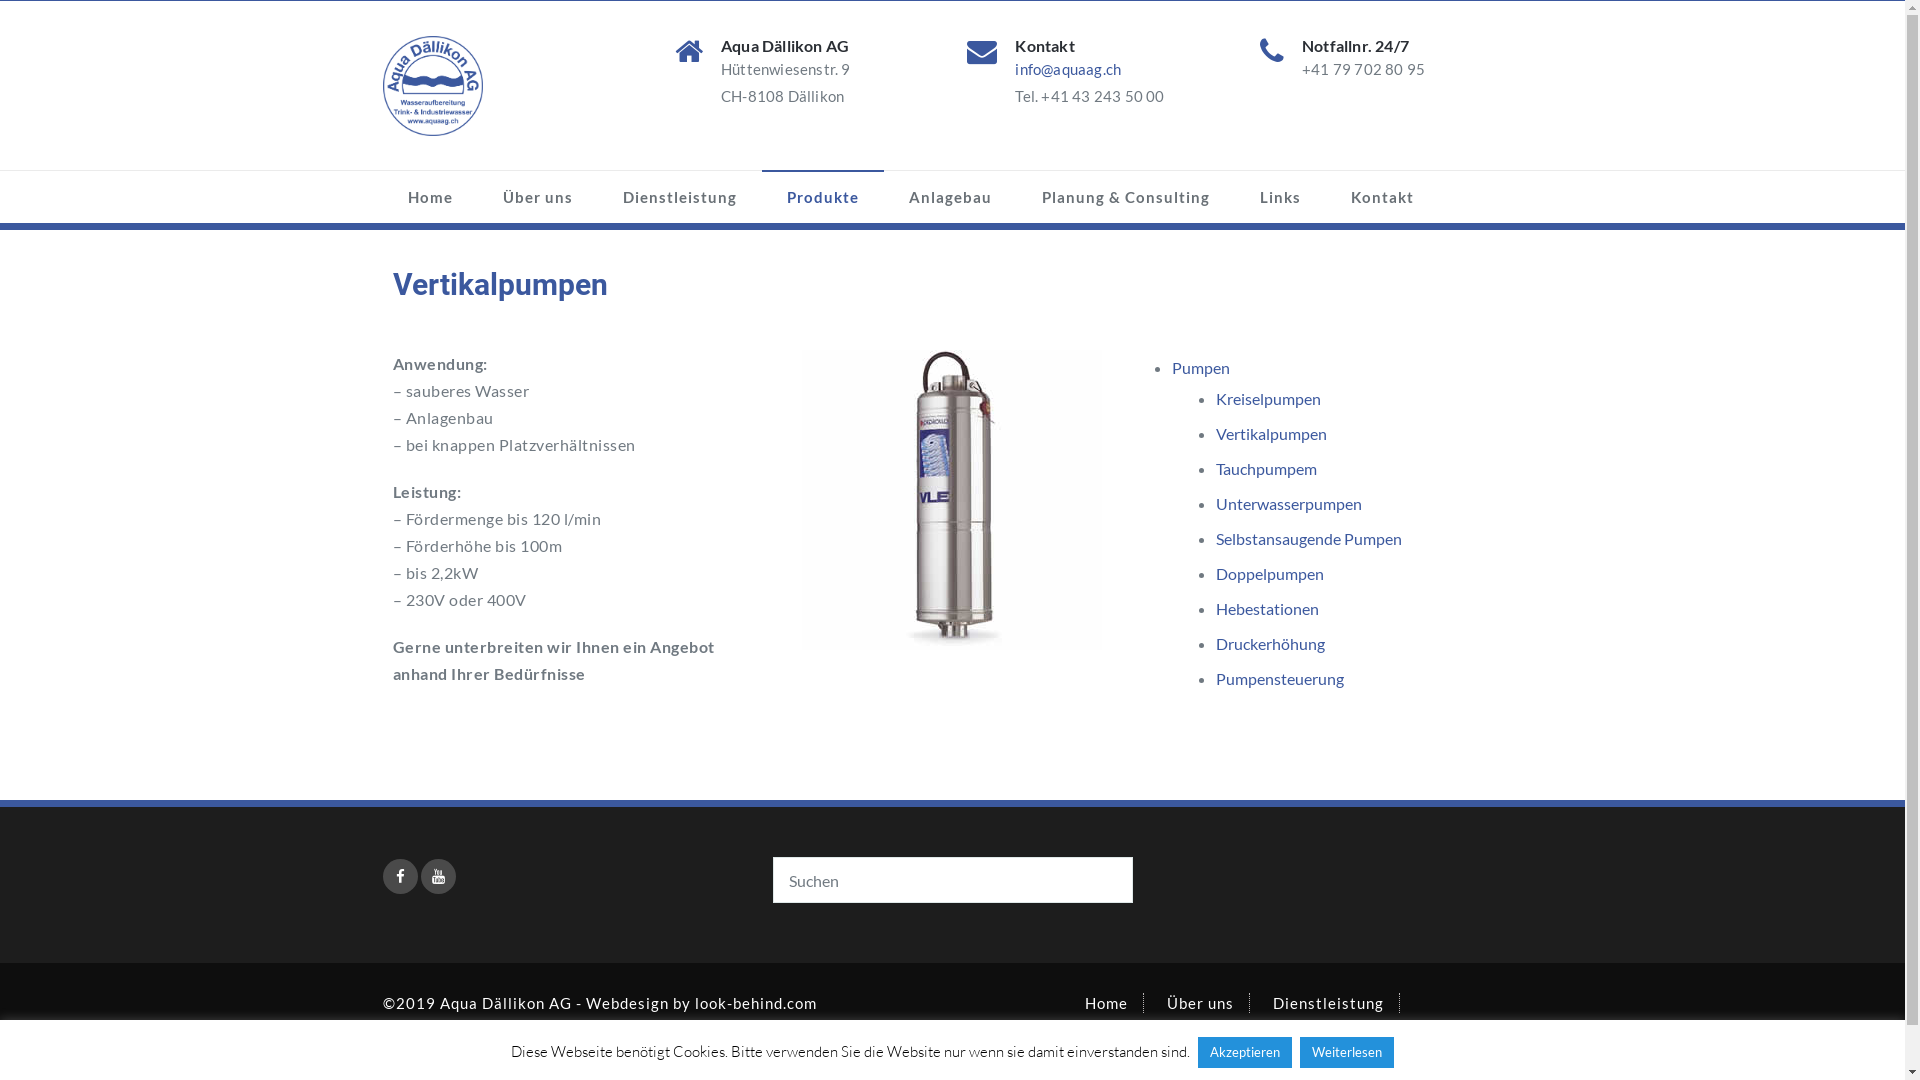 The image size is (1920, 1080). What do you see at coordinates (1278, 196) in the screenshot?
I see `'Links'` at bounding box center [1278, 196].